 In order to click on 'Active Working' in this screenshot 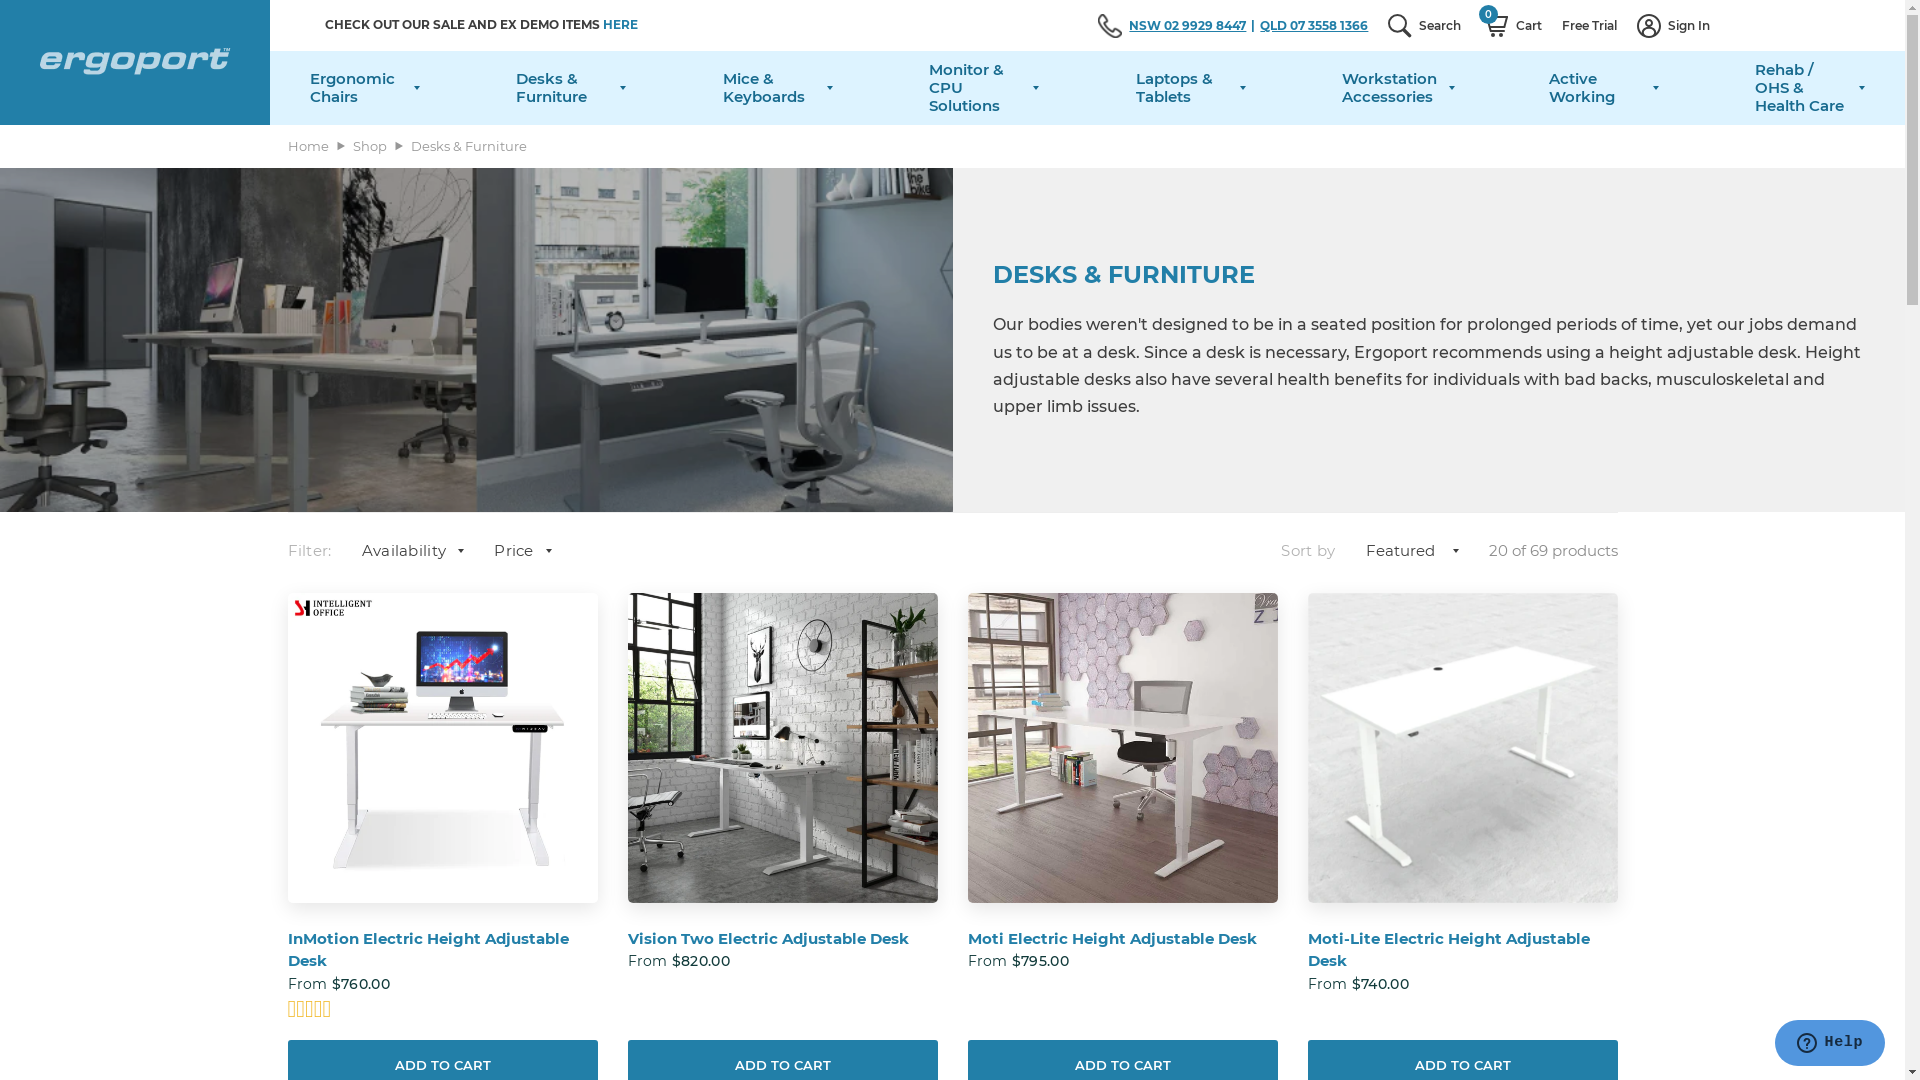, I will do `click(1603, 87)`.